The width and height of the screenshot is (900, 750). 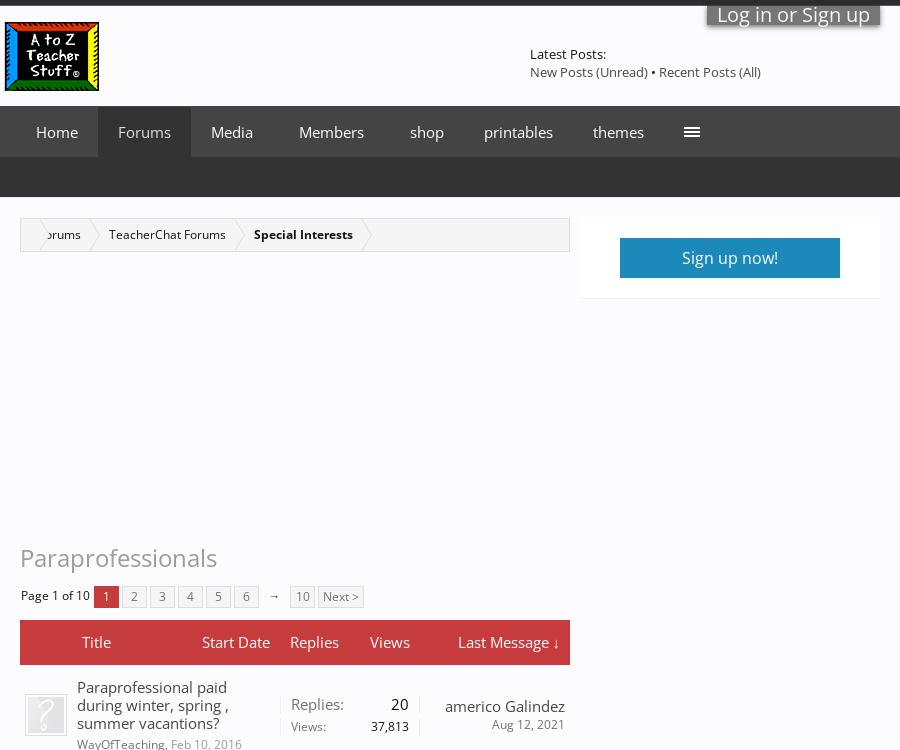 What do you see at coordinates (153, 703) in the screenshot?
I see `'Paraprofessional paid during winter, spring , summer vacantions?'` at bounding box center [153, 703].